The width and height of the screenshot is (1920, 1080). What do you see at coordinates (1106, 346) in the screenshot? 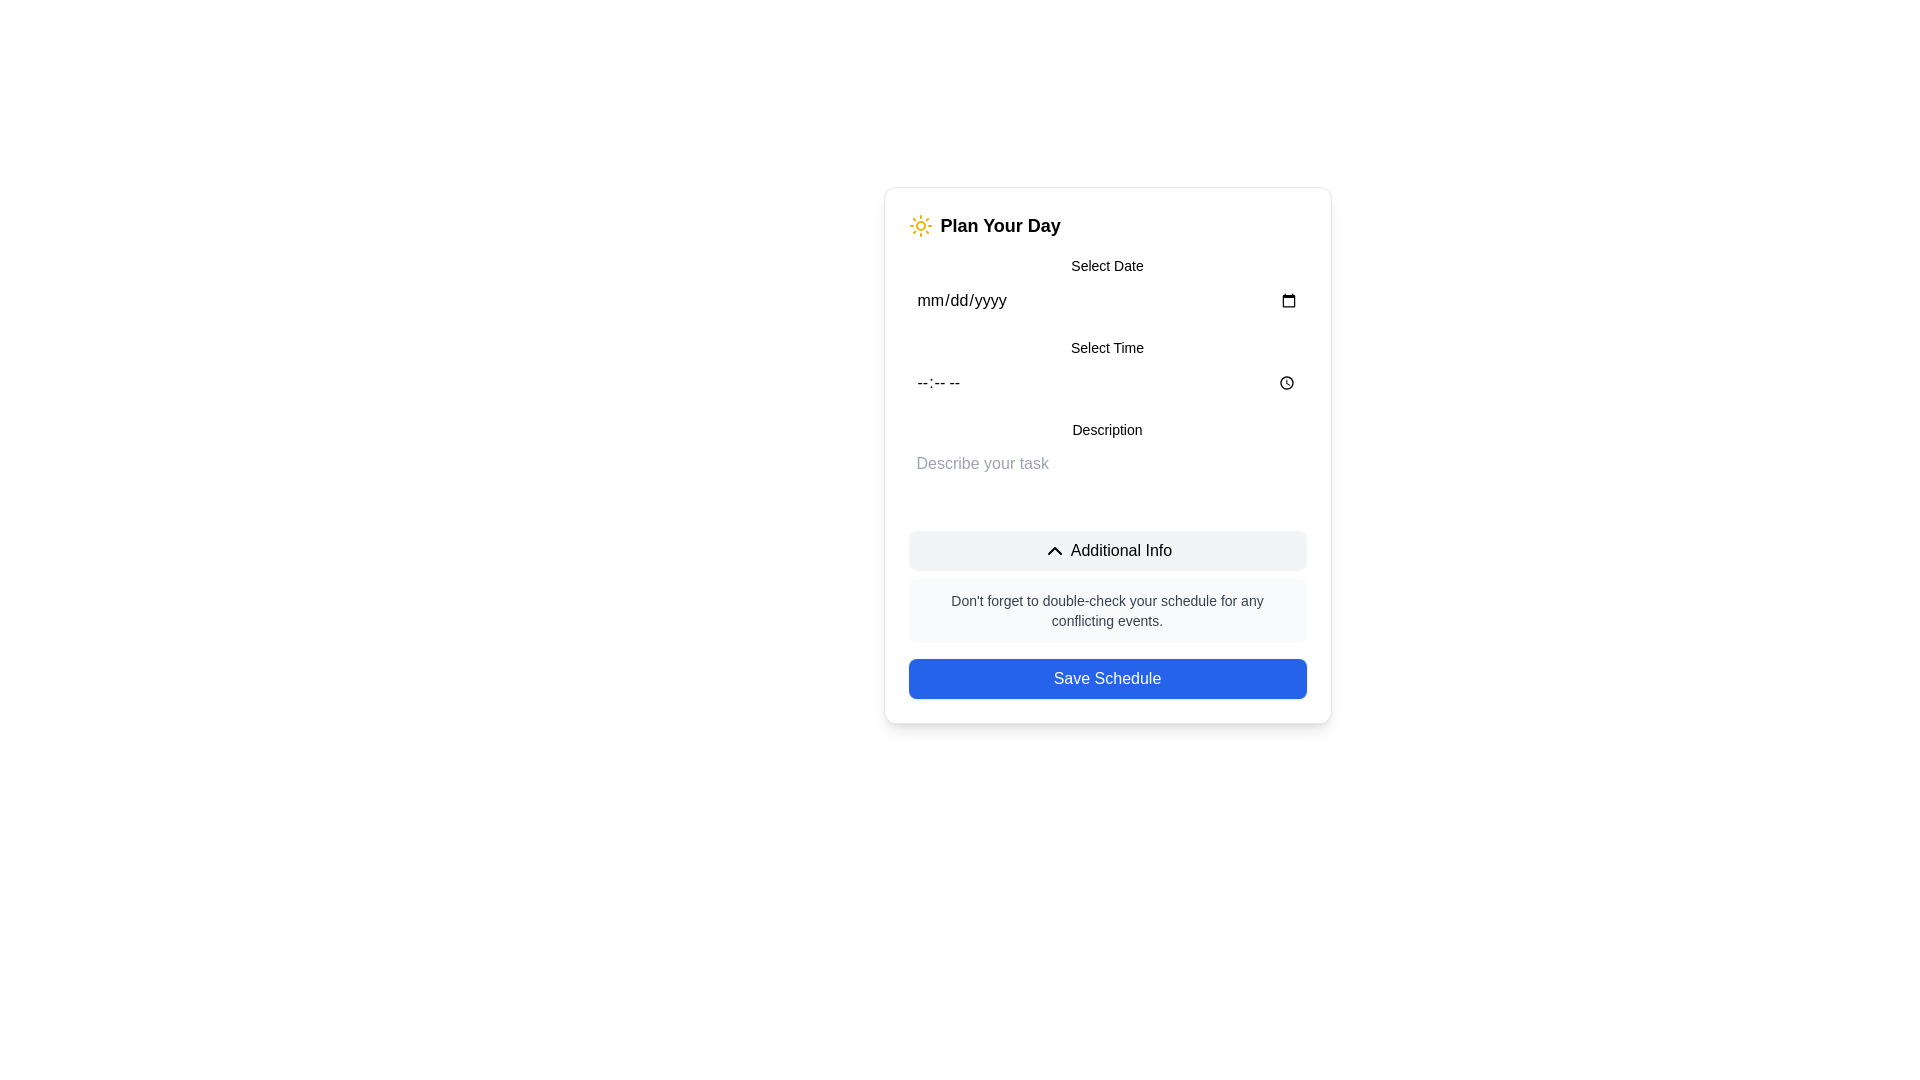
I see `the static text label that guides the user to select a time, located at the top of the 'Select Time' section above the time input field` at bounding box center [1106, 346].